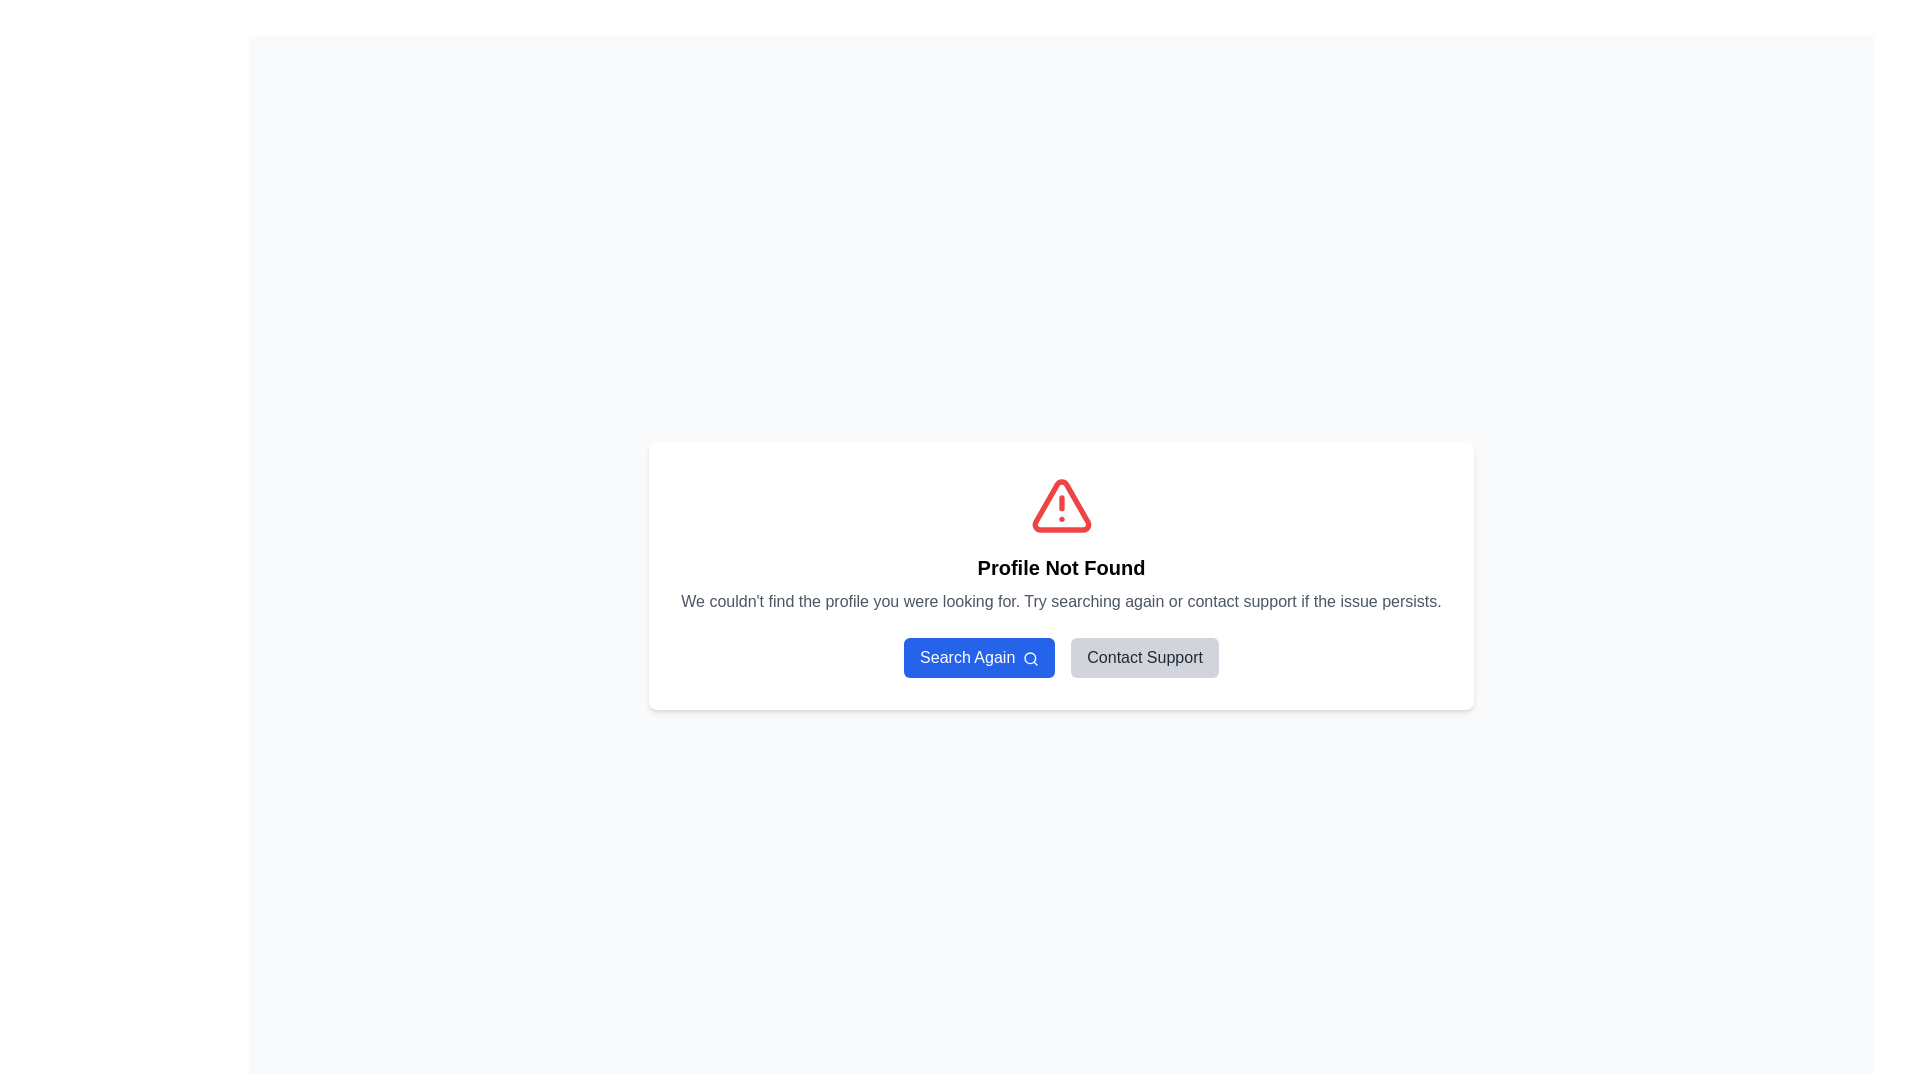 This screenshot has width=1920, height=1080. Describe the element at coordinates (1031, 658) in the screenshot. I see `the magnifying glass icon on the right side of the 'Search Again' button, which is positioned below the 'Profile Not Found' message` at that location.